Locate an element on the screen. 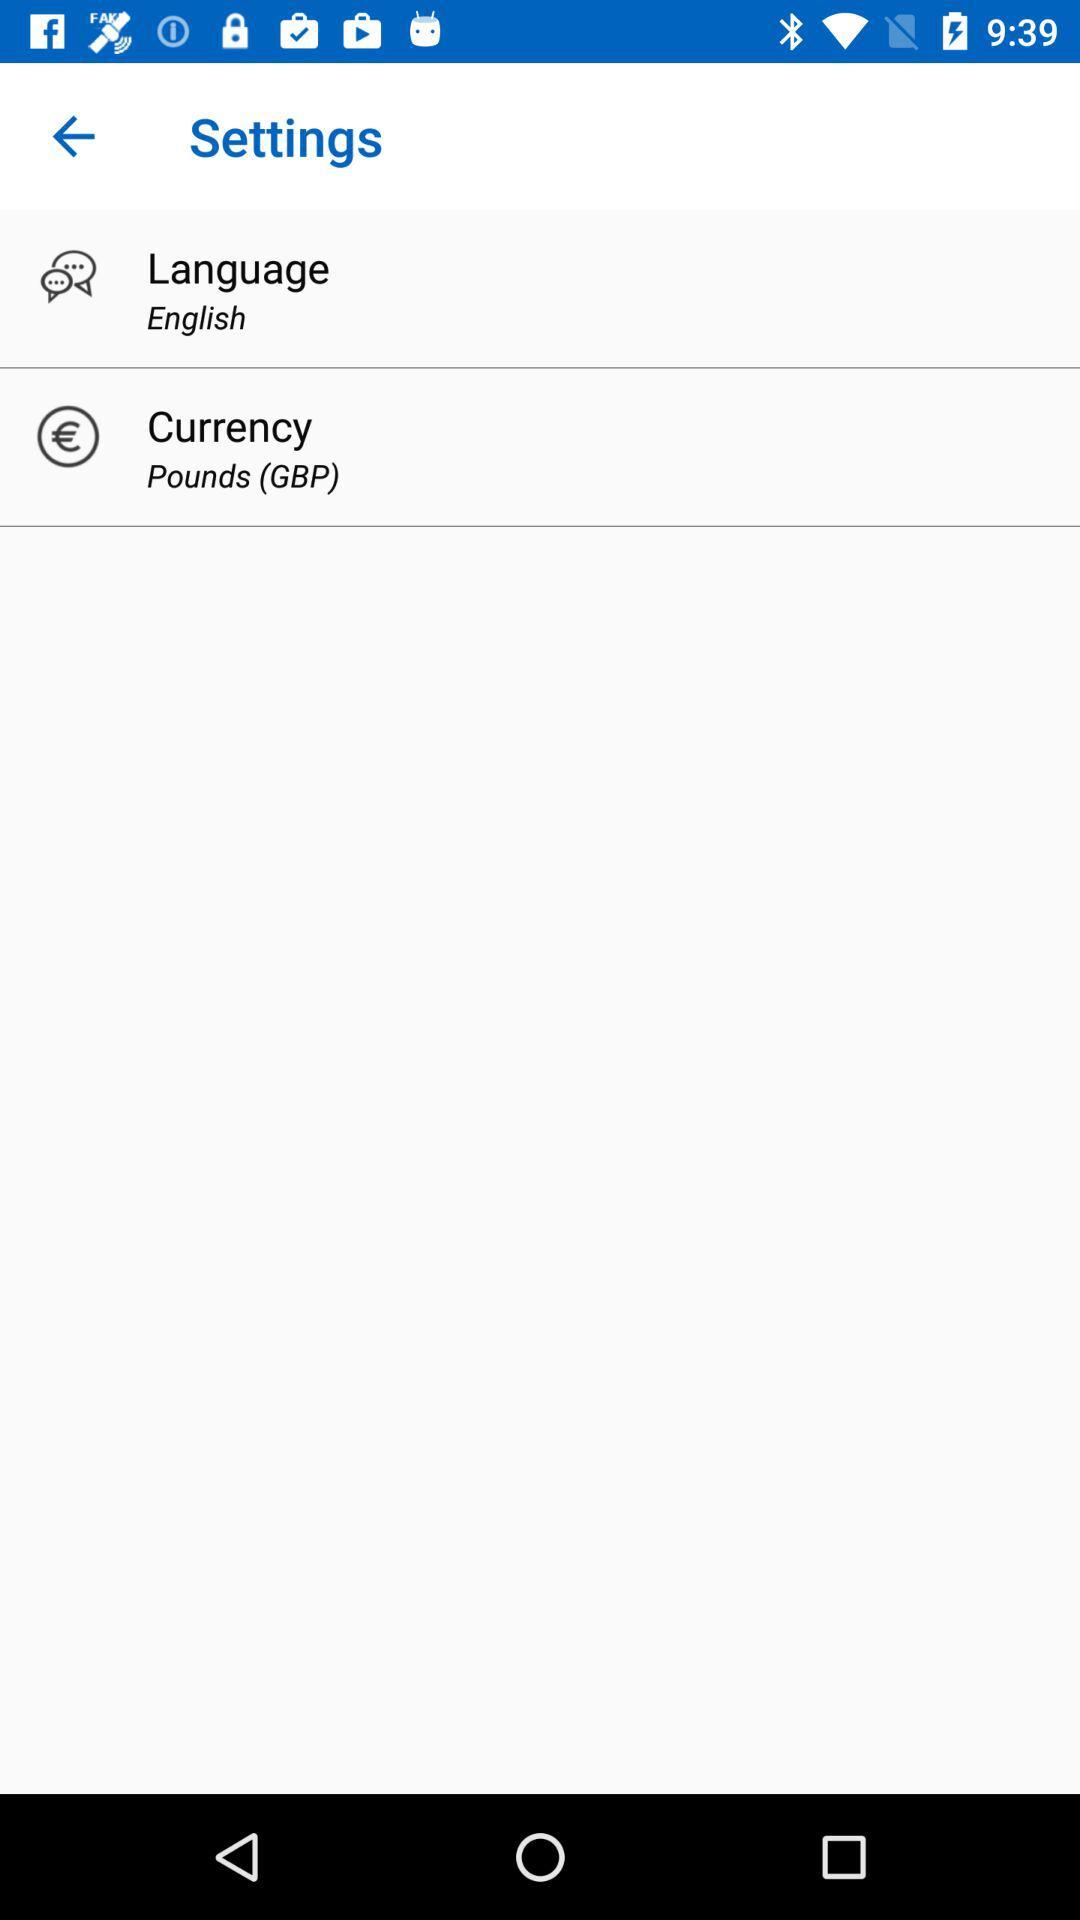  the currency icon is located at coordinates (228, 424).